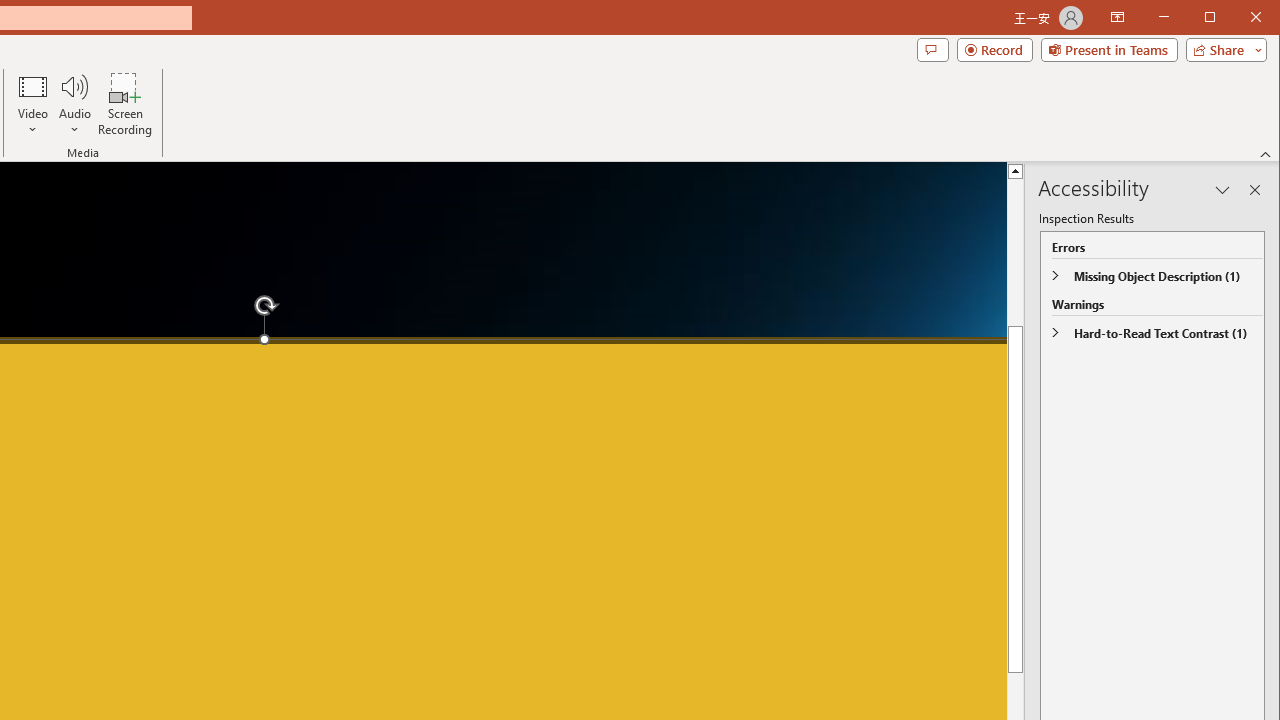 This screenshot has height=720, width=1280. What do you see at coordinates (74, 104) in the screenshot?
I see `'Audio'` at bounding box center [74, 104].